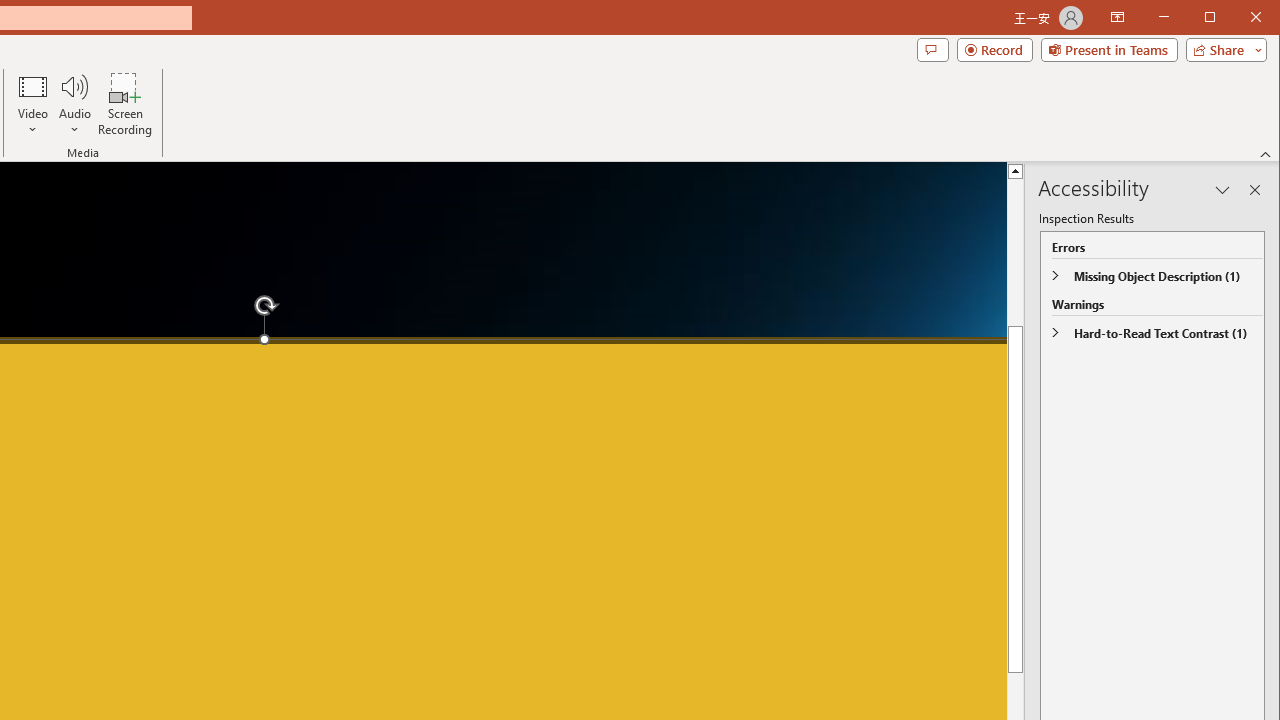 This screenshot has height=720, width=1280. What do you see at coordinates (74, 104) in the screenshot?
I see `'Audio'` at bounding box center [74, 104].